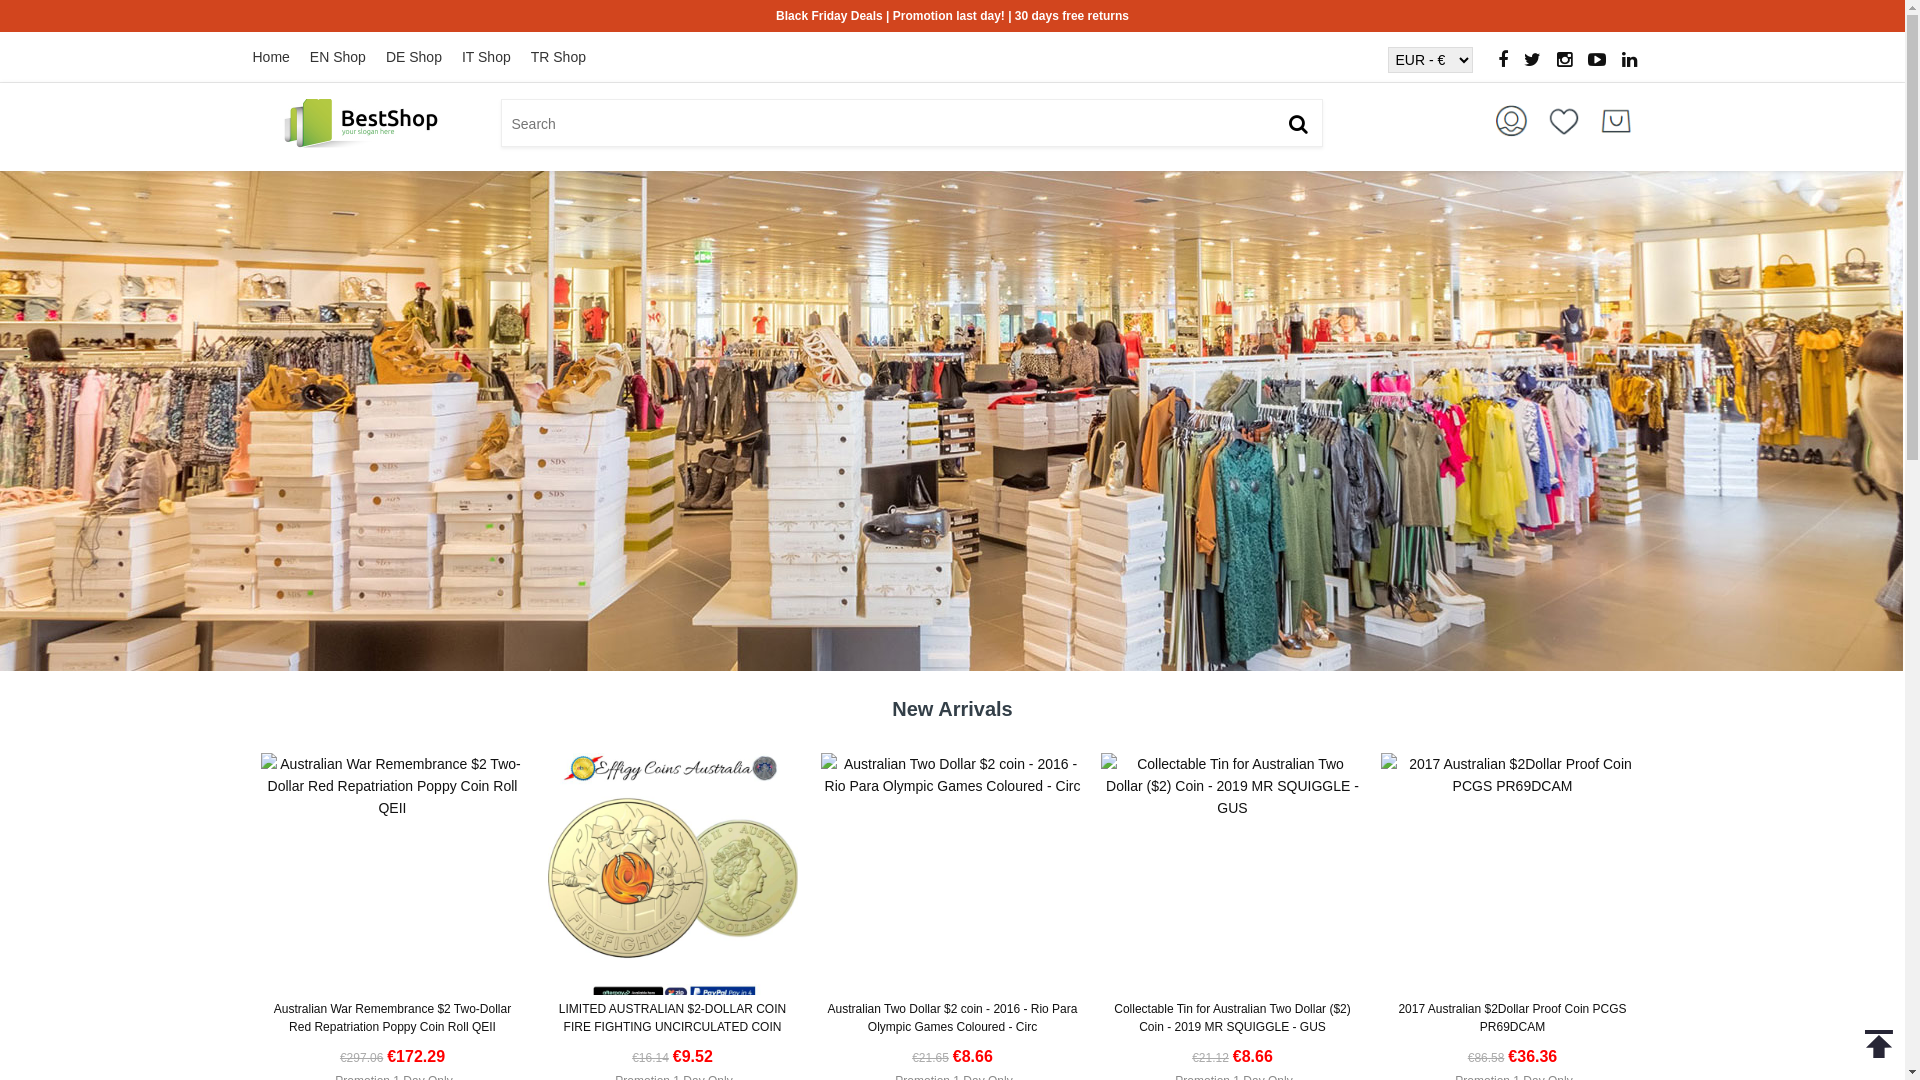 This screenshot has width=1920, height=1080. Describe the element at coordinates (1536, 120) in the screenshot. I see `'Heart'` at that location.